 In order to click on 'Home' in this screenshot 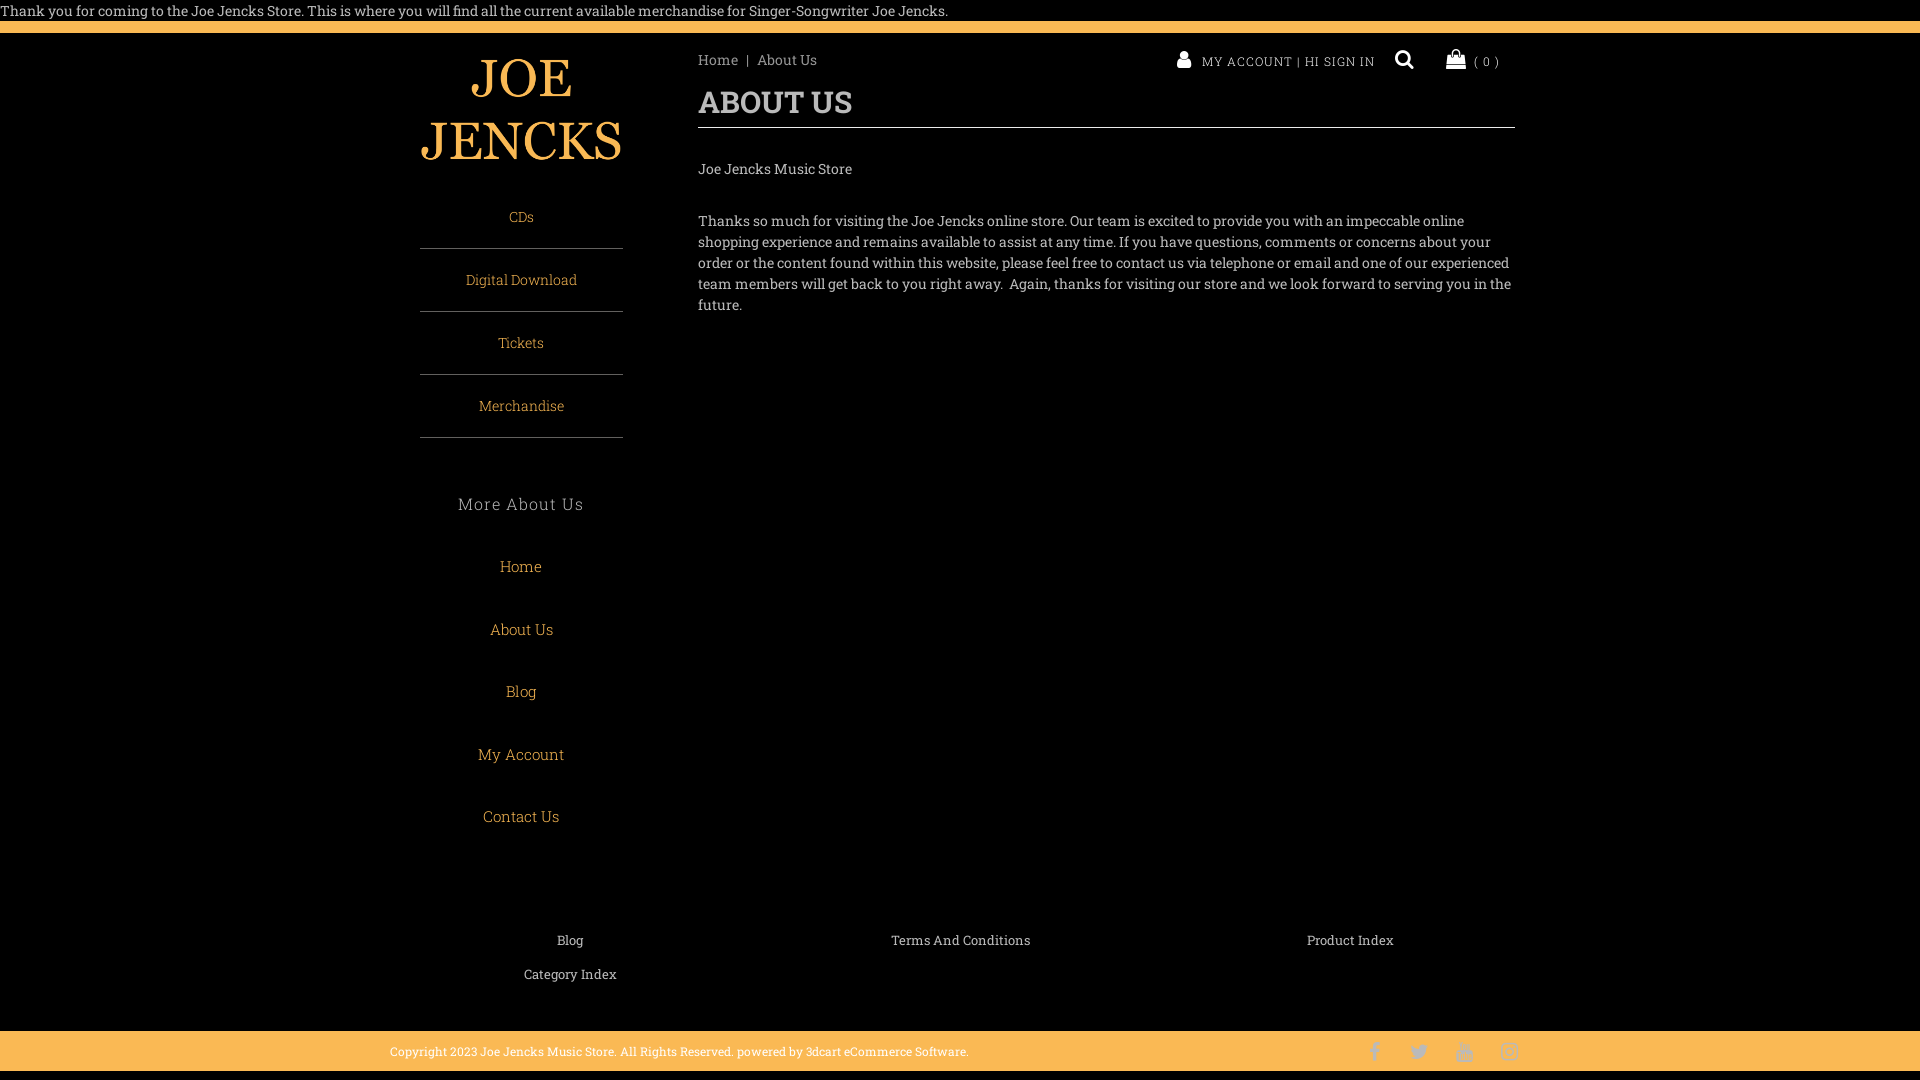, I will do `click(521, 566)`.